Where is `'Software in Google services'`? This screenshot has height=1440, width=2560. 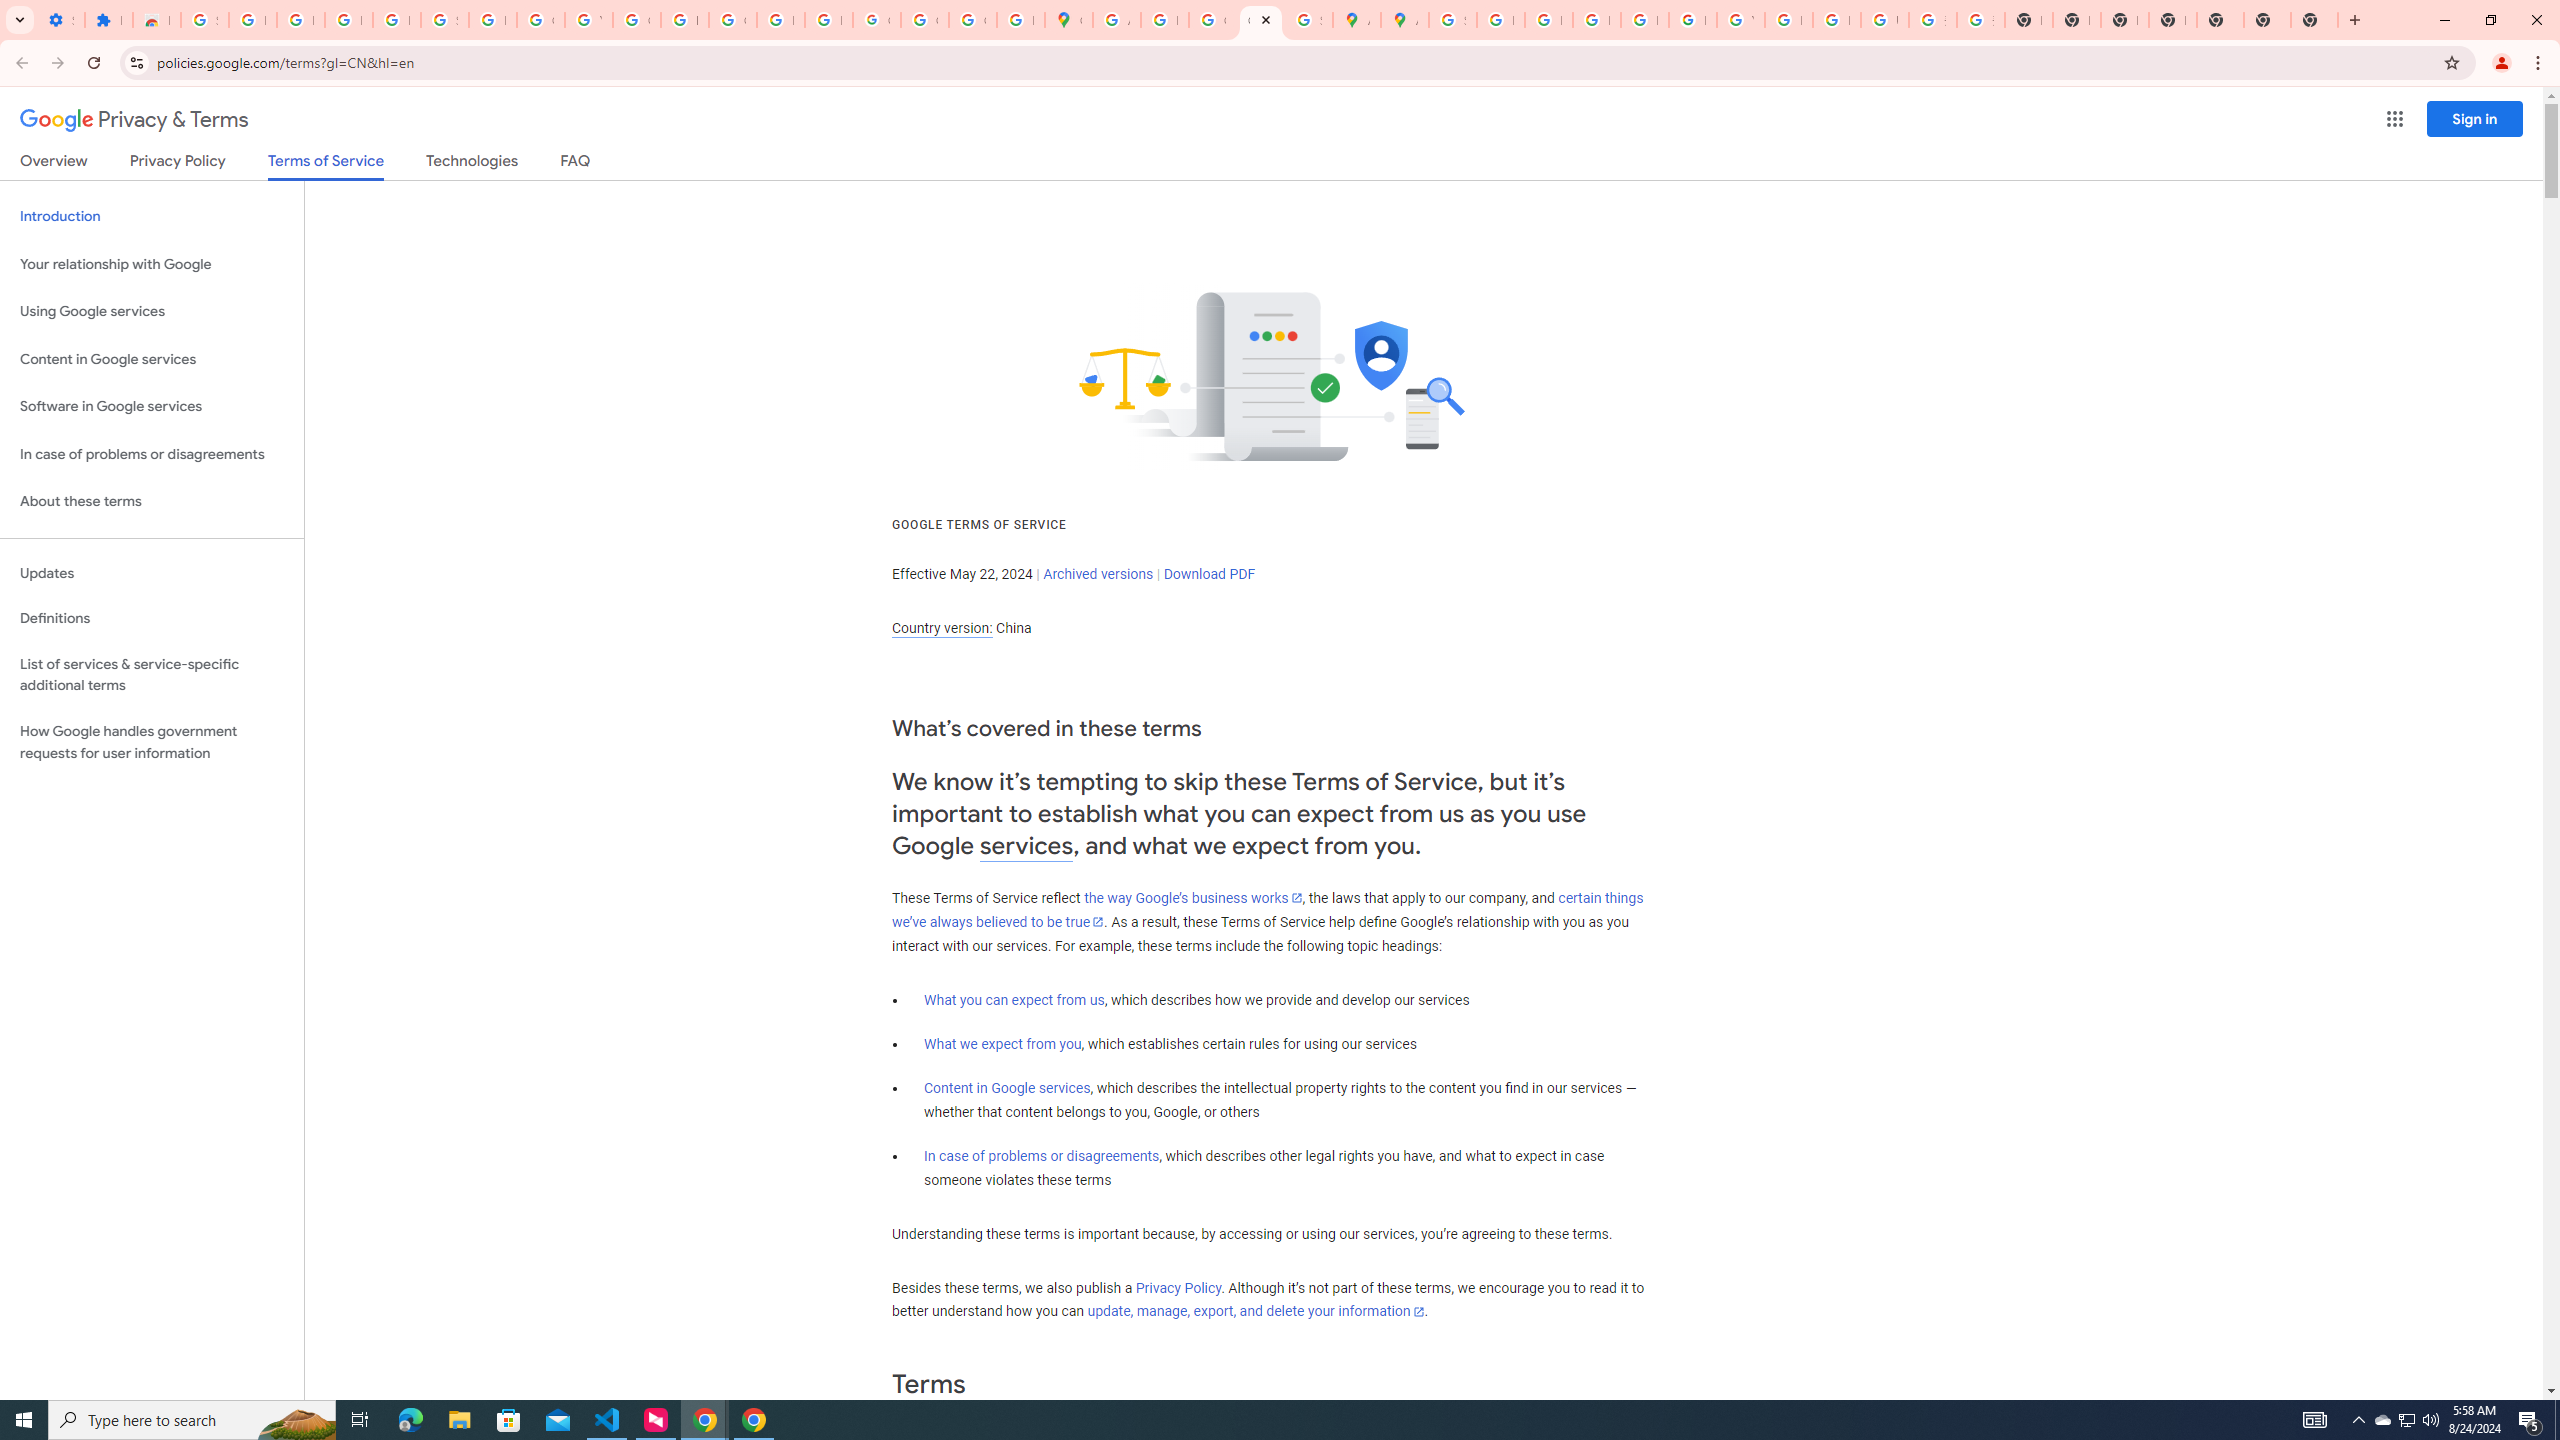 'Software in Google services' is located at coordinates (151, 405).